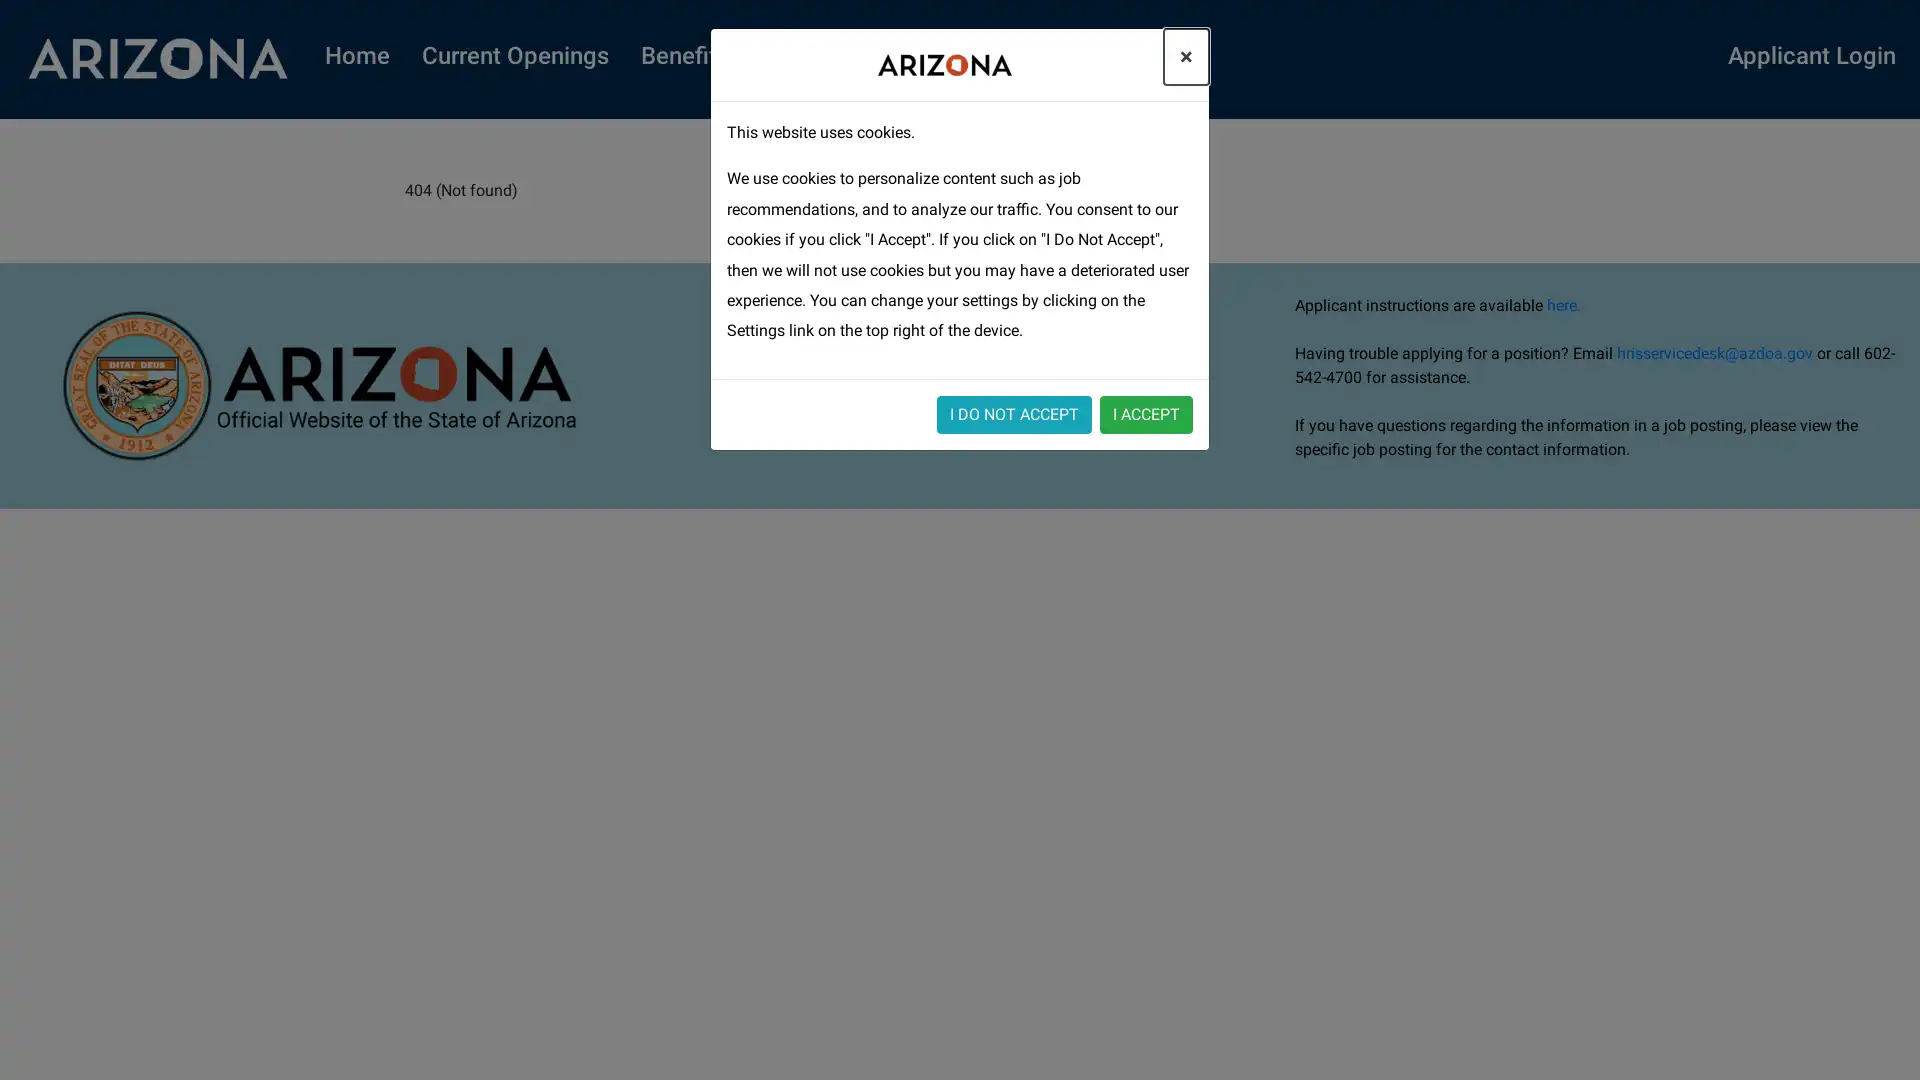 The width and height of the screenshot is (1920, 1080). I want to click on Close, so click(1186, 56).